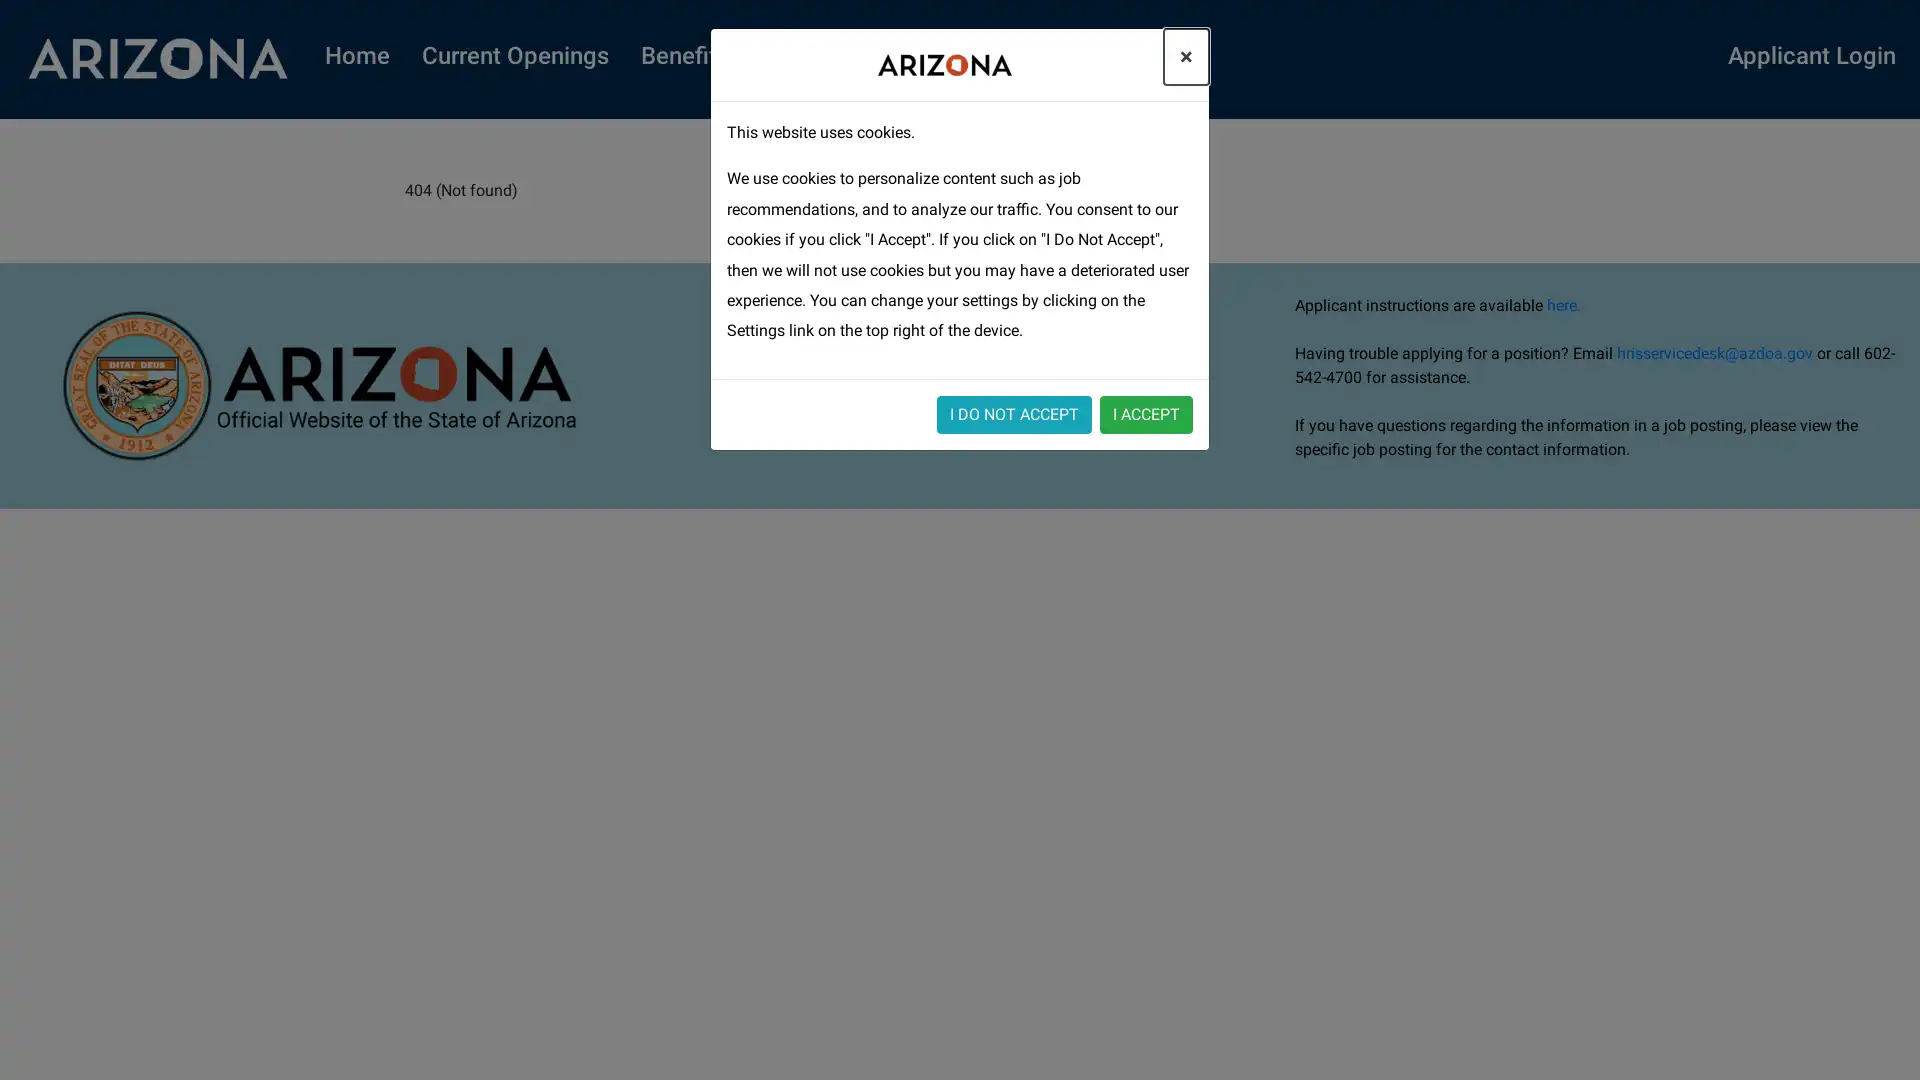 The width and height of the screenshot is (1920, 1080). I want to click on Close, so click(1186, 56).